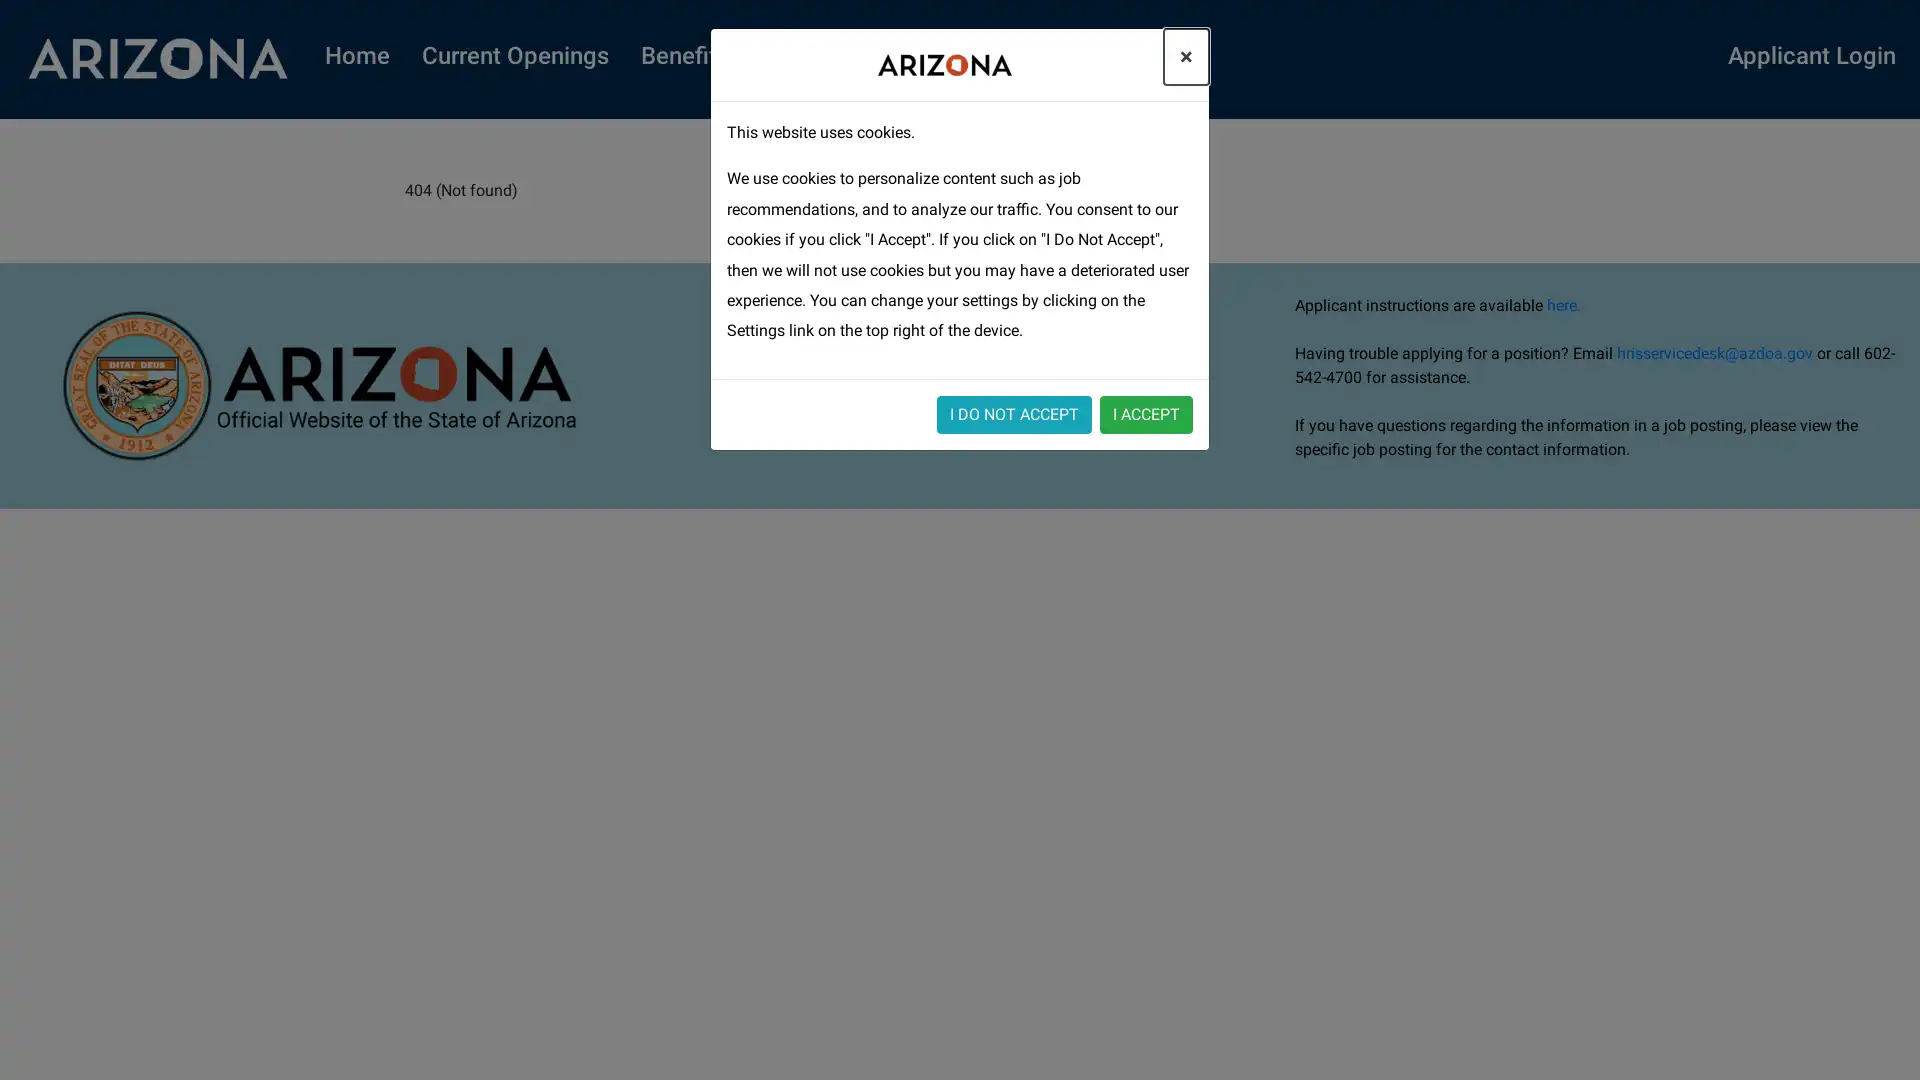 The width and height of the screenshot is (1920, 1080). I want to click on Close, so click(1186, 56).